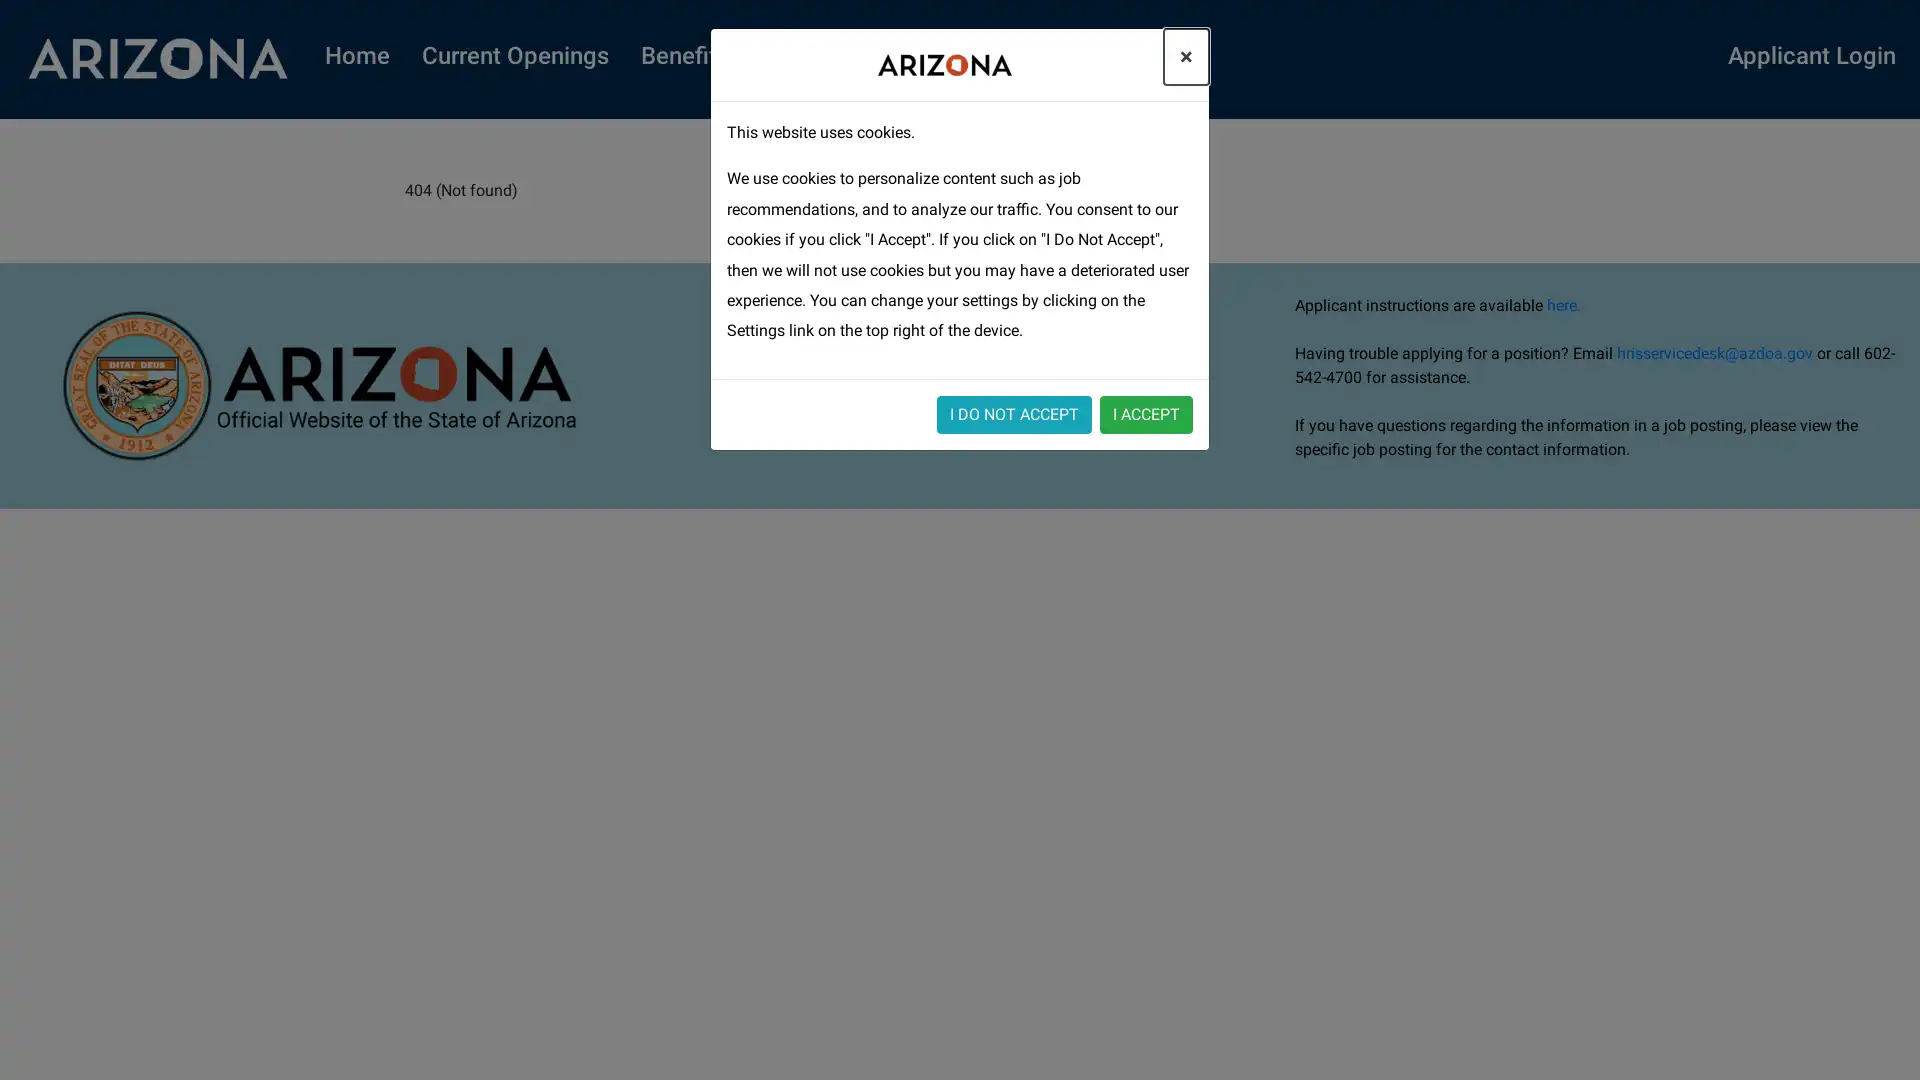 The width and height of the screenshot is (1920, 1080). I want to click on Close, so click(1186, 56).